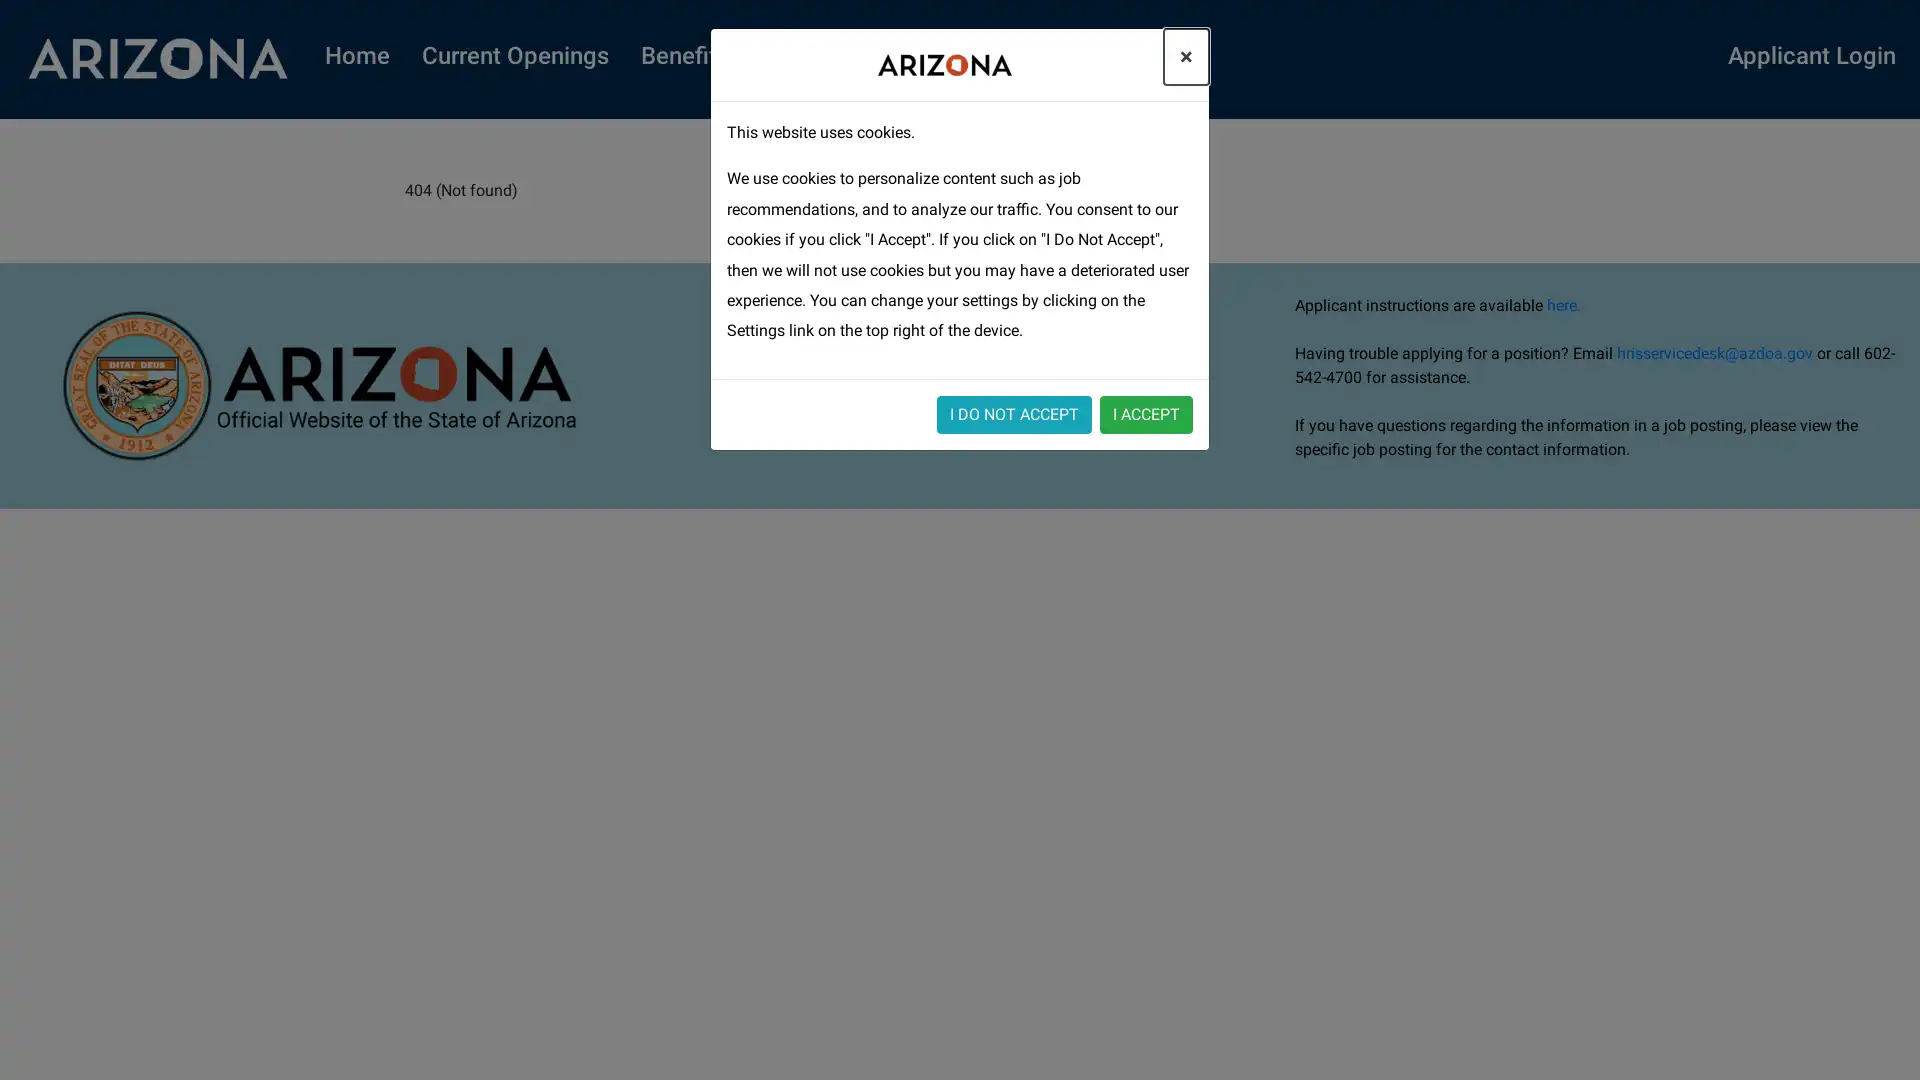 The width and height of the screenshot is (1920, 1080). I want to click on Close, so click(1186, 56).